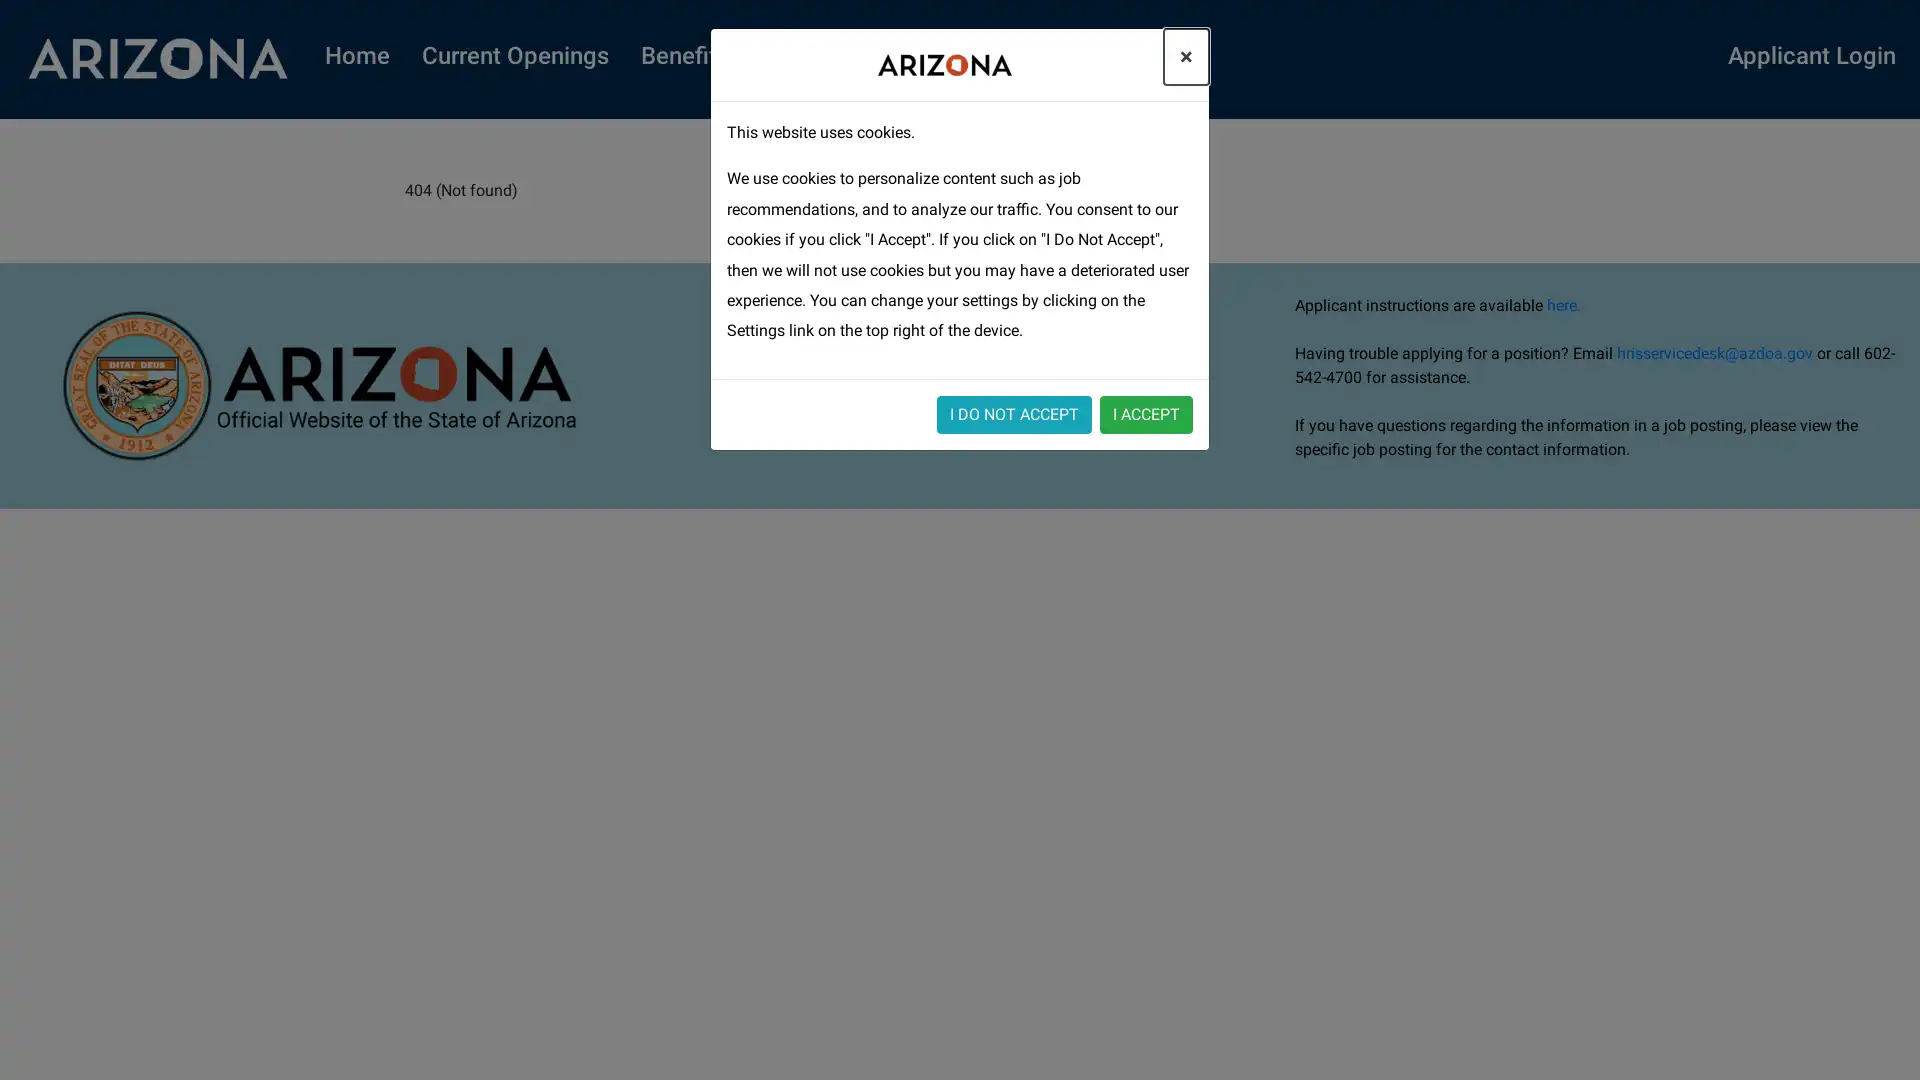 The width and height of the screenshot is (1920, 1080). I want to click on Close, so click(1186, 56).